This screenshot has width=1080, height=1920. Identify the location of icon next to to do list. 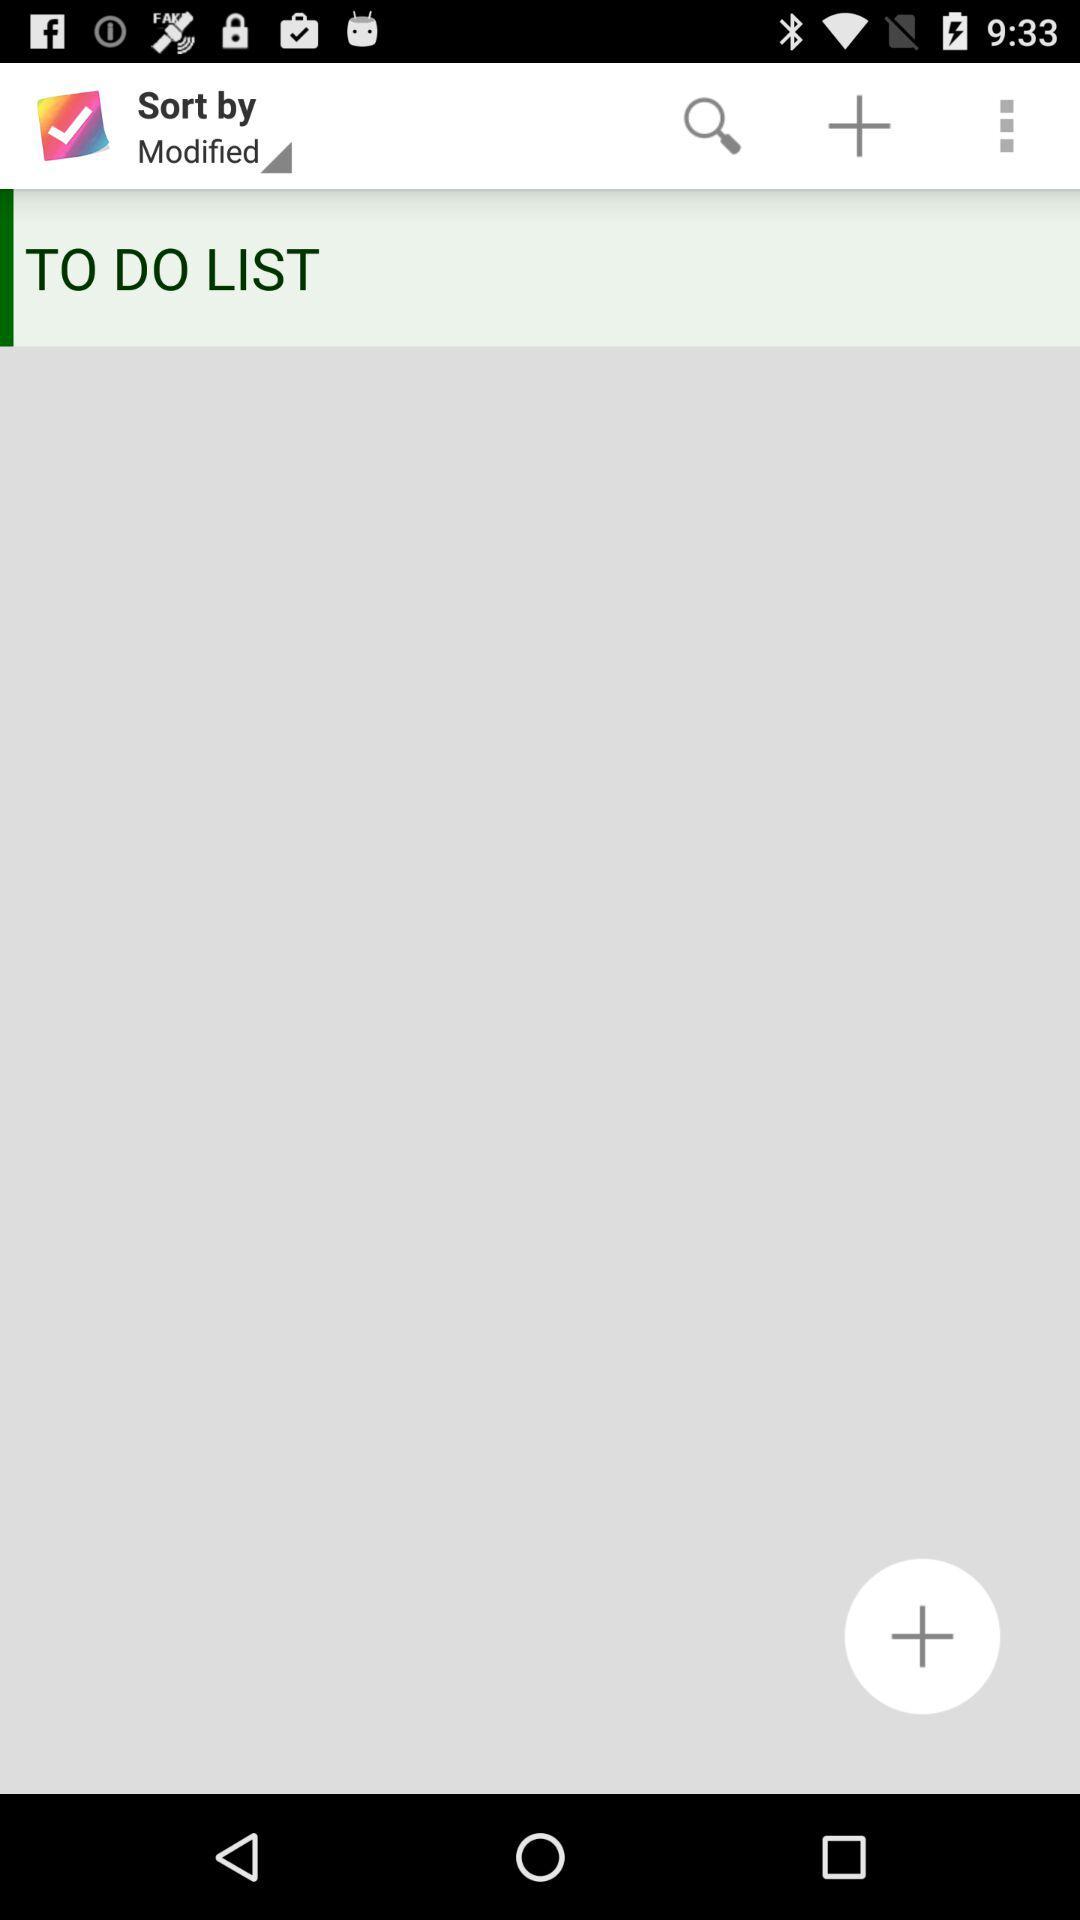
(6, 266).